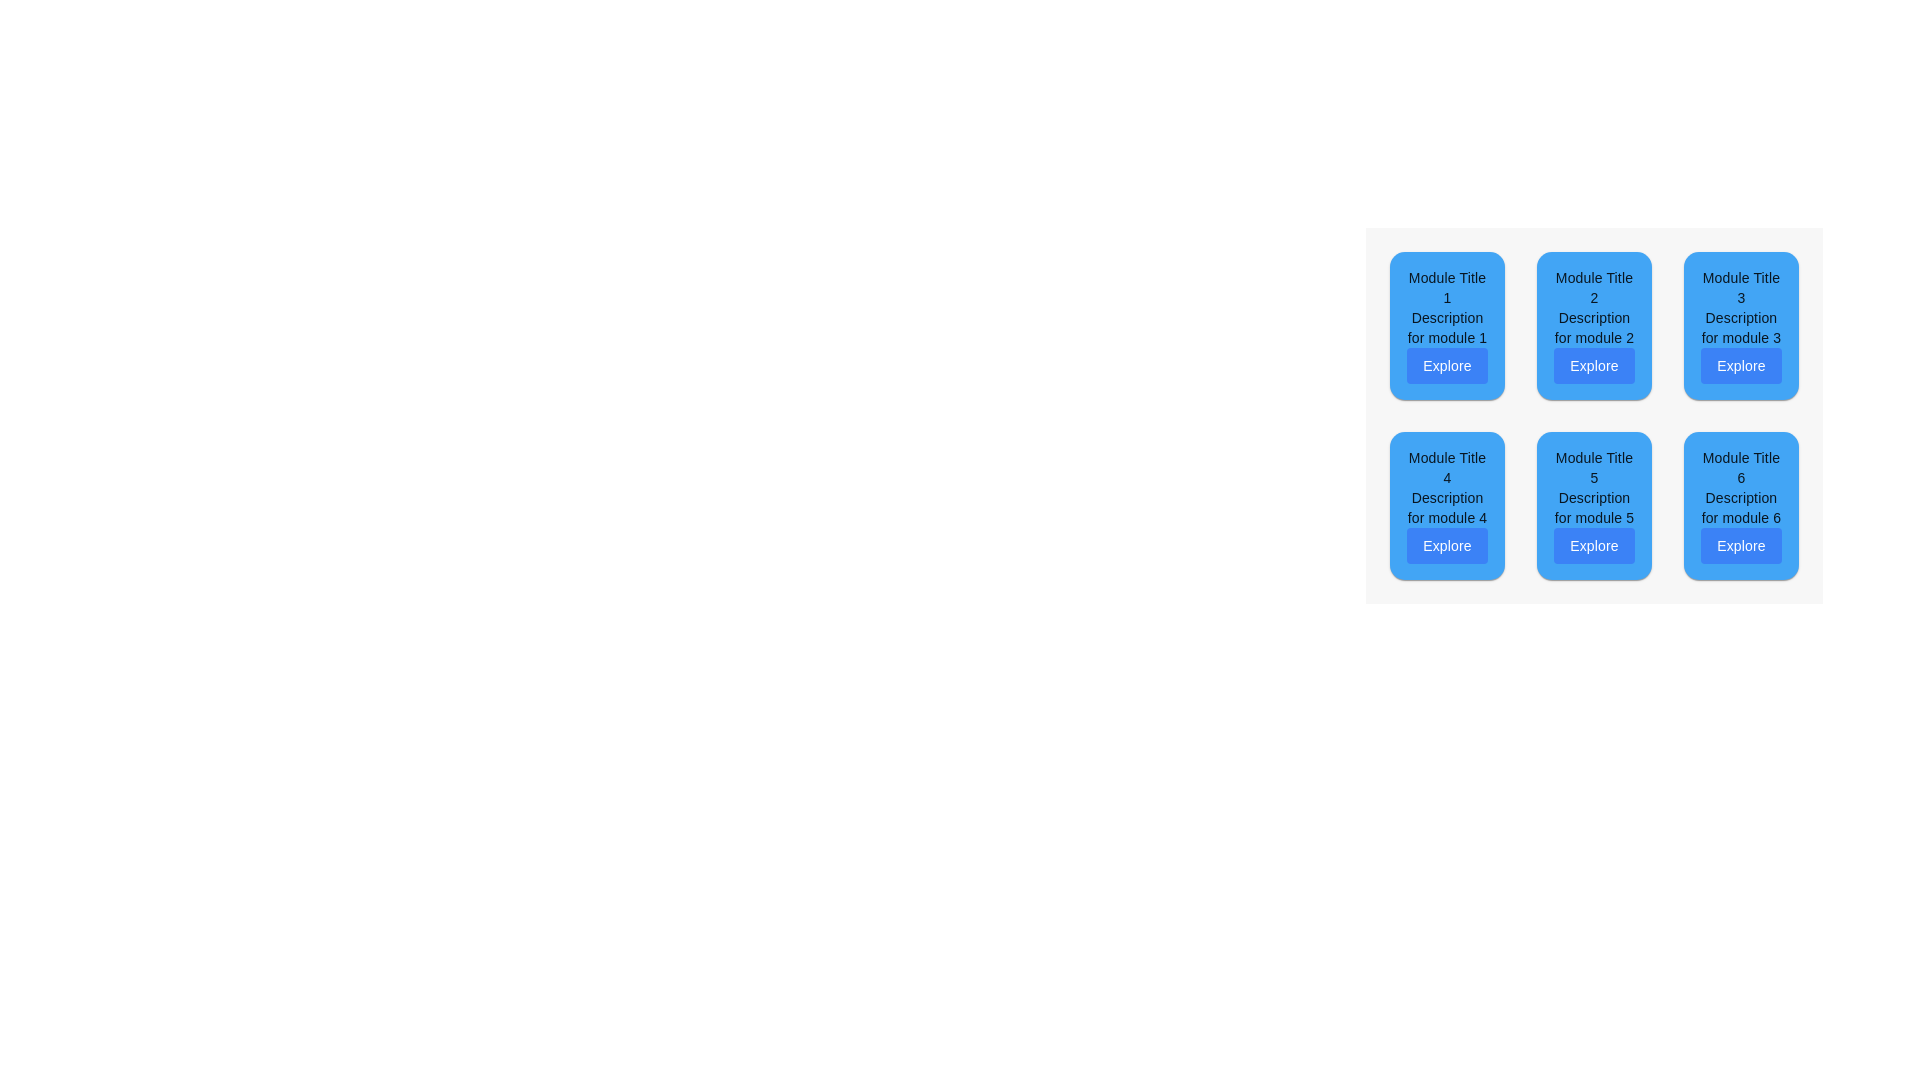 Image resolution: width=1920 pixels, height=1080 pixels. What do you see at coordinates (1593, 366) in the screenshot?
I see `the blue button labeled 'Explore' at the bottom of the card titled 'Module Title 2'` at bounding box center [1593, 366].